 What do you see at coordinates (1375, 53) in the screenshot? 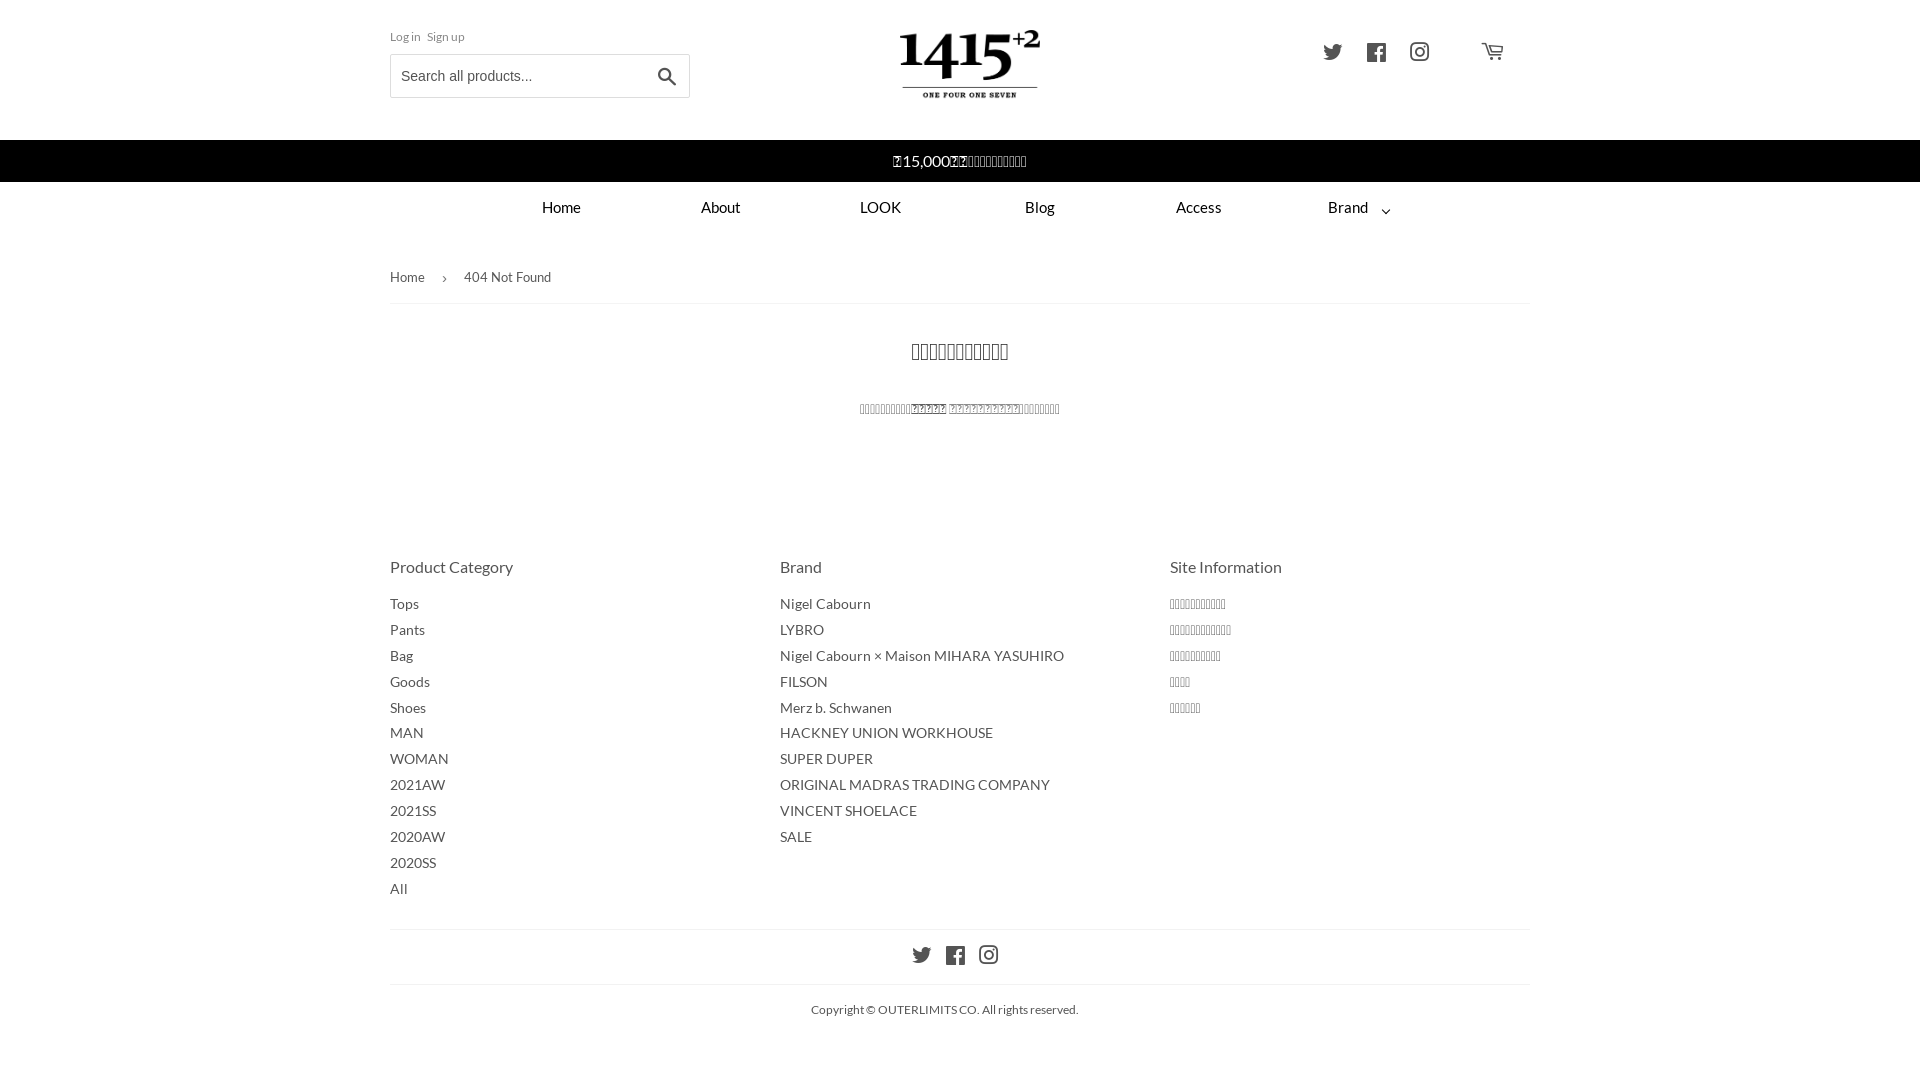
I see `'Facebook'` at bounding box center [1375, 53].